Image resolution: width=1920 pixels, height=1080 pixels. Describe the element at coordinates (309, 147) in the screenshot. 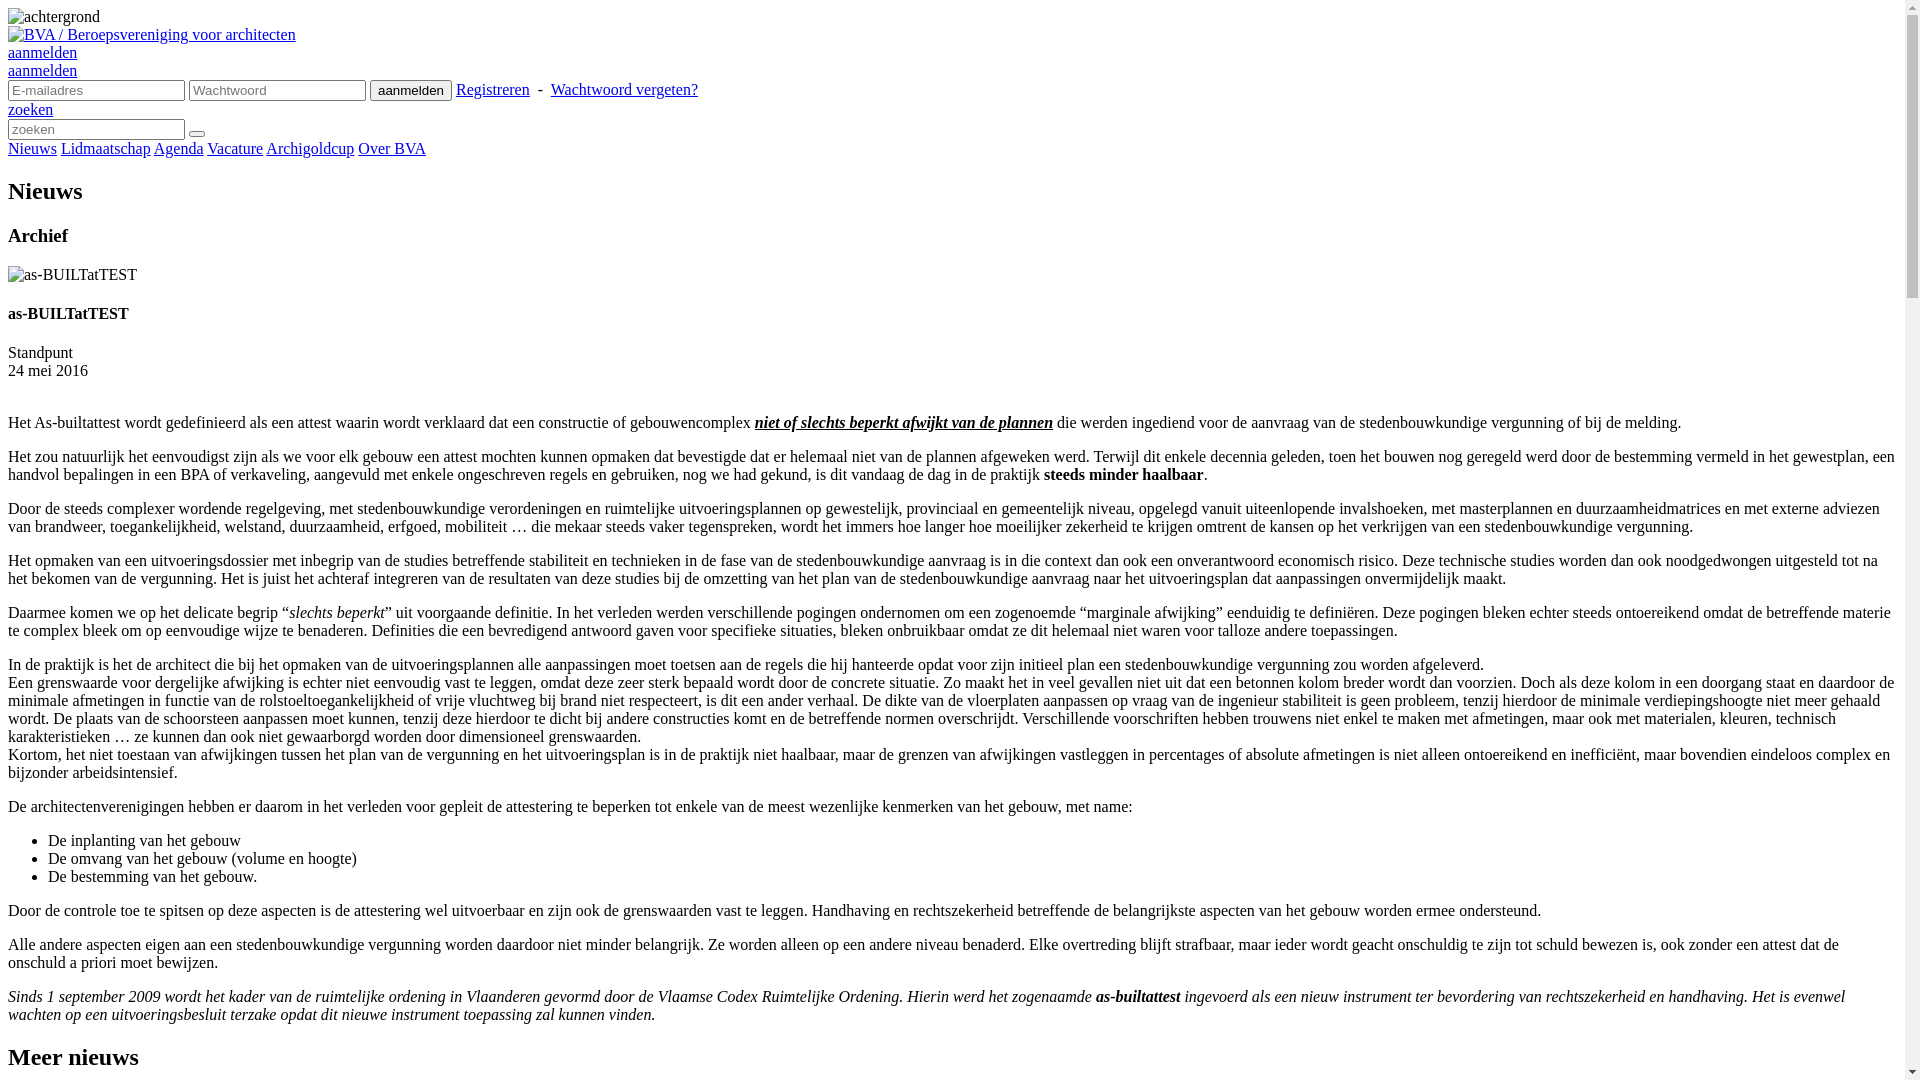

I see `'Archigoldcup'` at that location.